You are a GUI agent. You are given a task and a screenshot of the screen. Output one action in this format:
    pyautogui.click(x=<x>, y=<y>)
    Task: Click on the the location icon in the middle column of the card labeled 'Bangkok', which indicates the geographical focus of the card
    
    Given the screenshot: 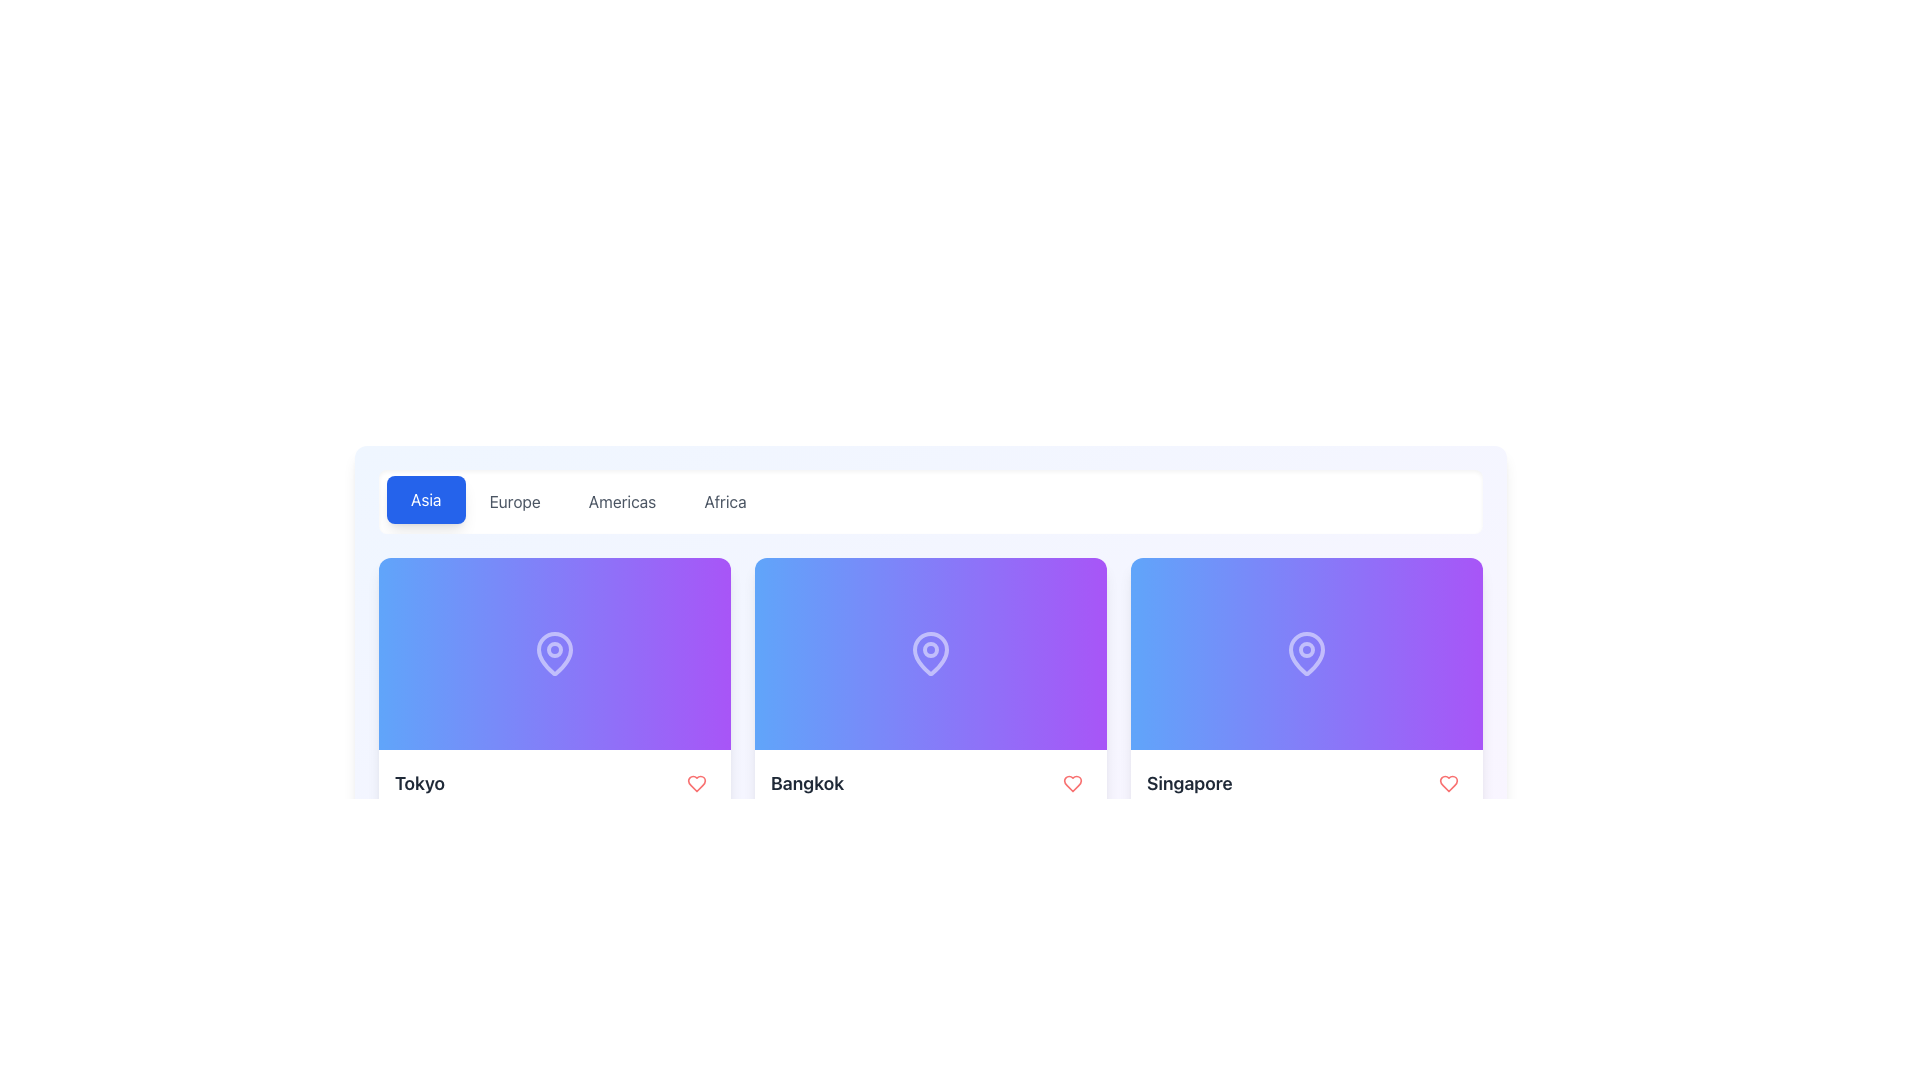 What is the action you would take?
    pyautogui.click(x=930, y=652)
    